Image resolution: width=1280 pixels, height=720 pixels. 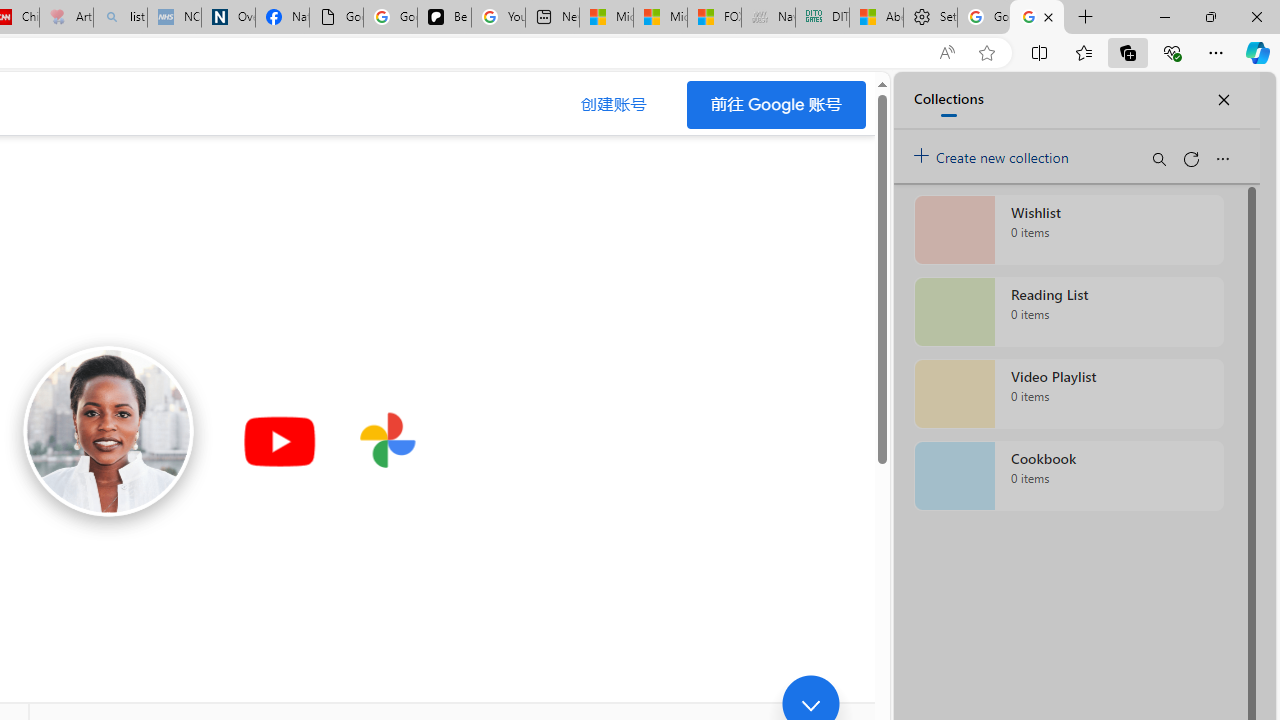 I want to click on 'Aberdeen, Hong Kong SAR hourly forecast | Microsoft Weather', so click(x=876, y=17).